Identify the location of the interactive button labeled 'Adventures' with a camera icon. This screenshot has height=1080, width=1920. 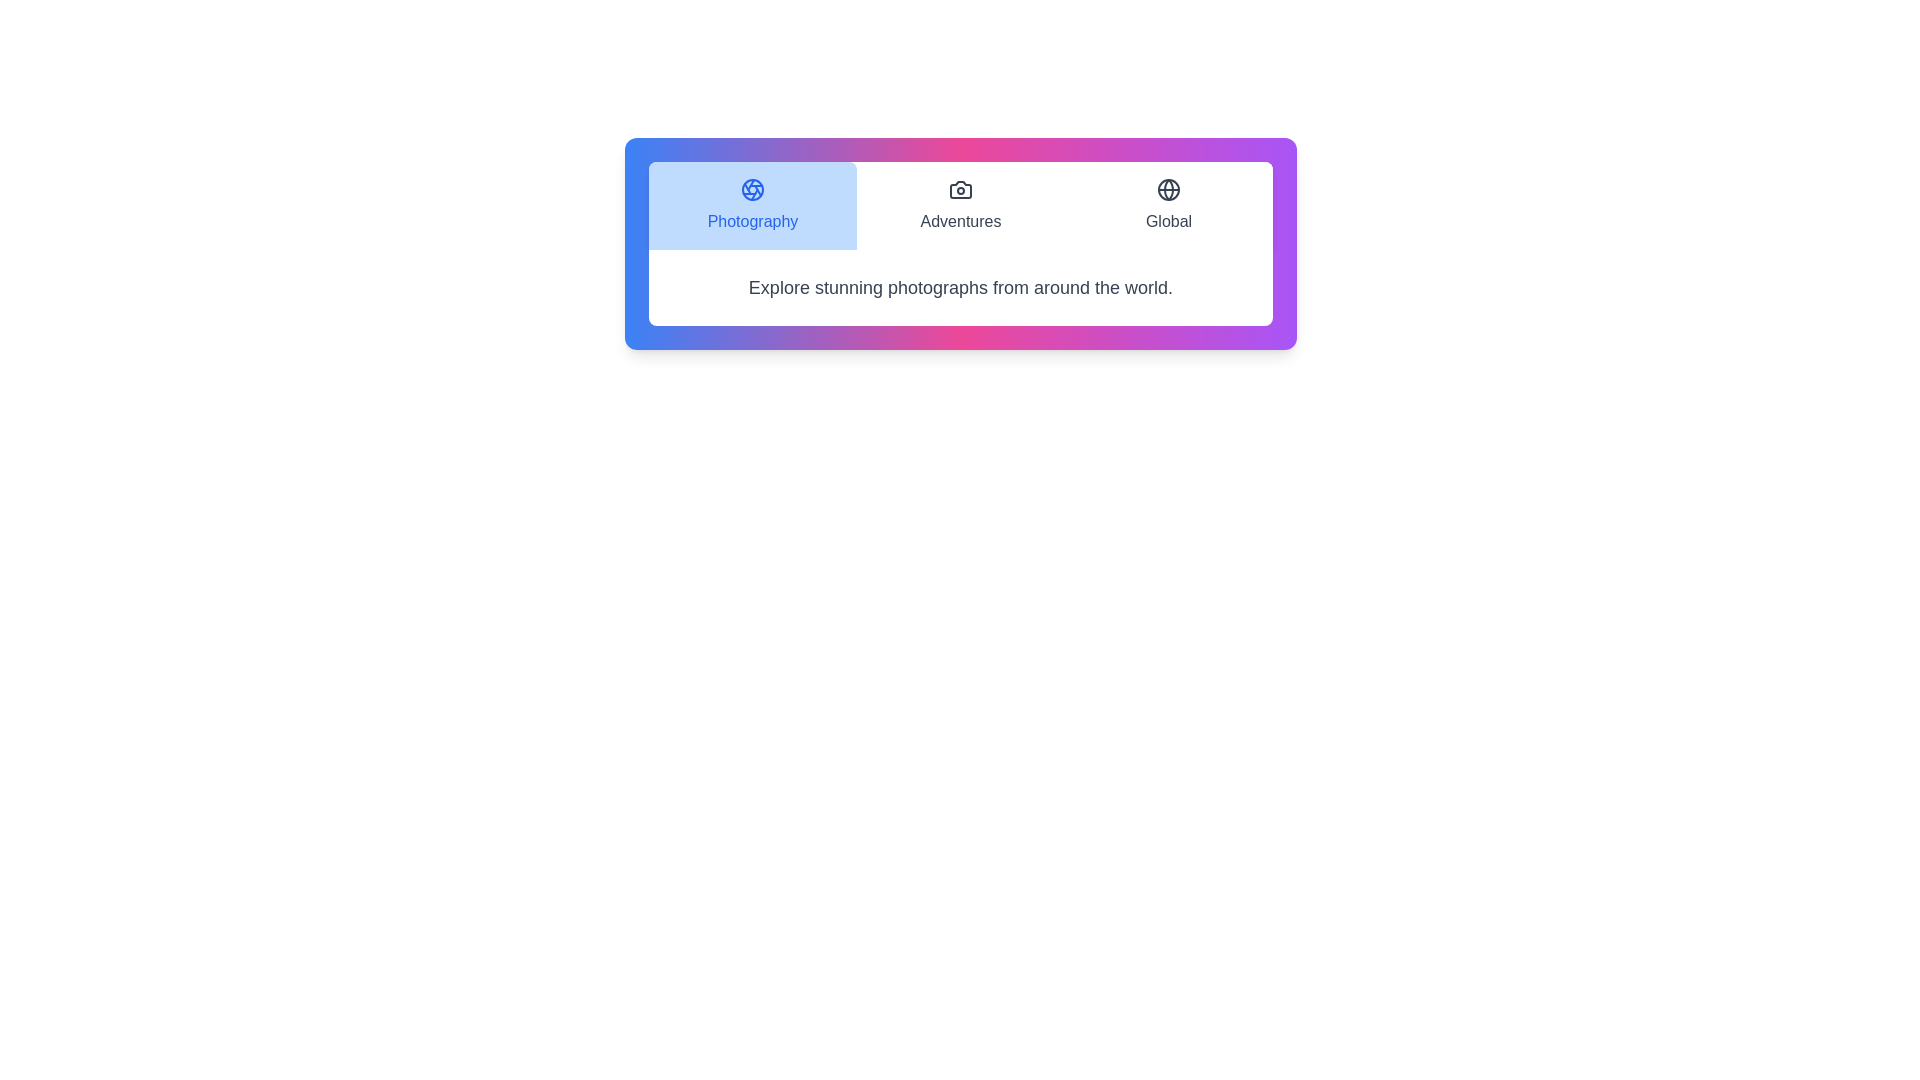
(960, 205).